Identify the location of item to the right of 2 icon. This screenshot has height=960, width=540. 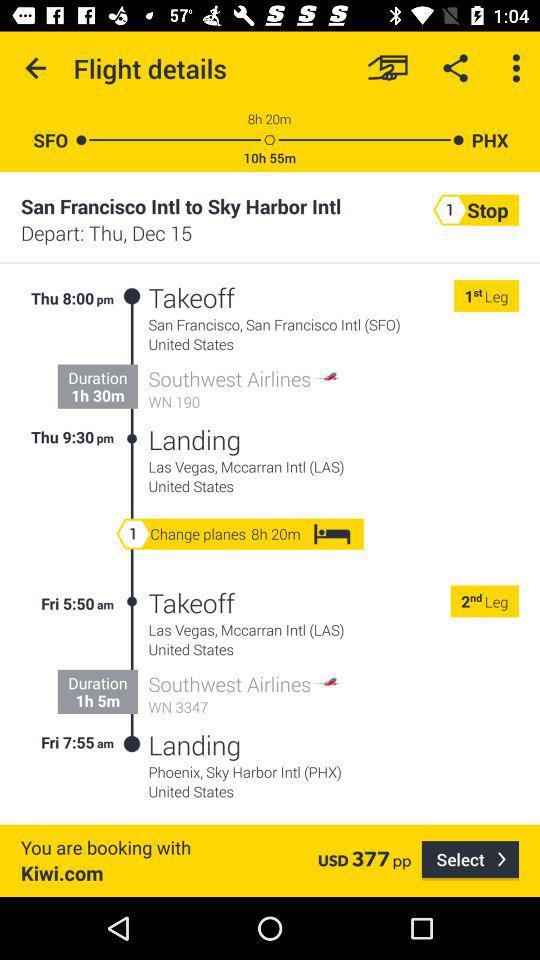
(475, 600).